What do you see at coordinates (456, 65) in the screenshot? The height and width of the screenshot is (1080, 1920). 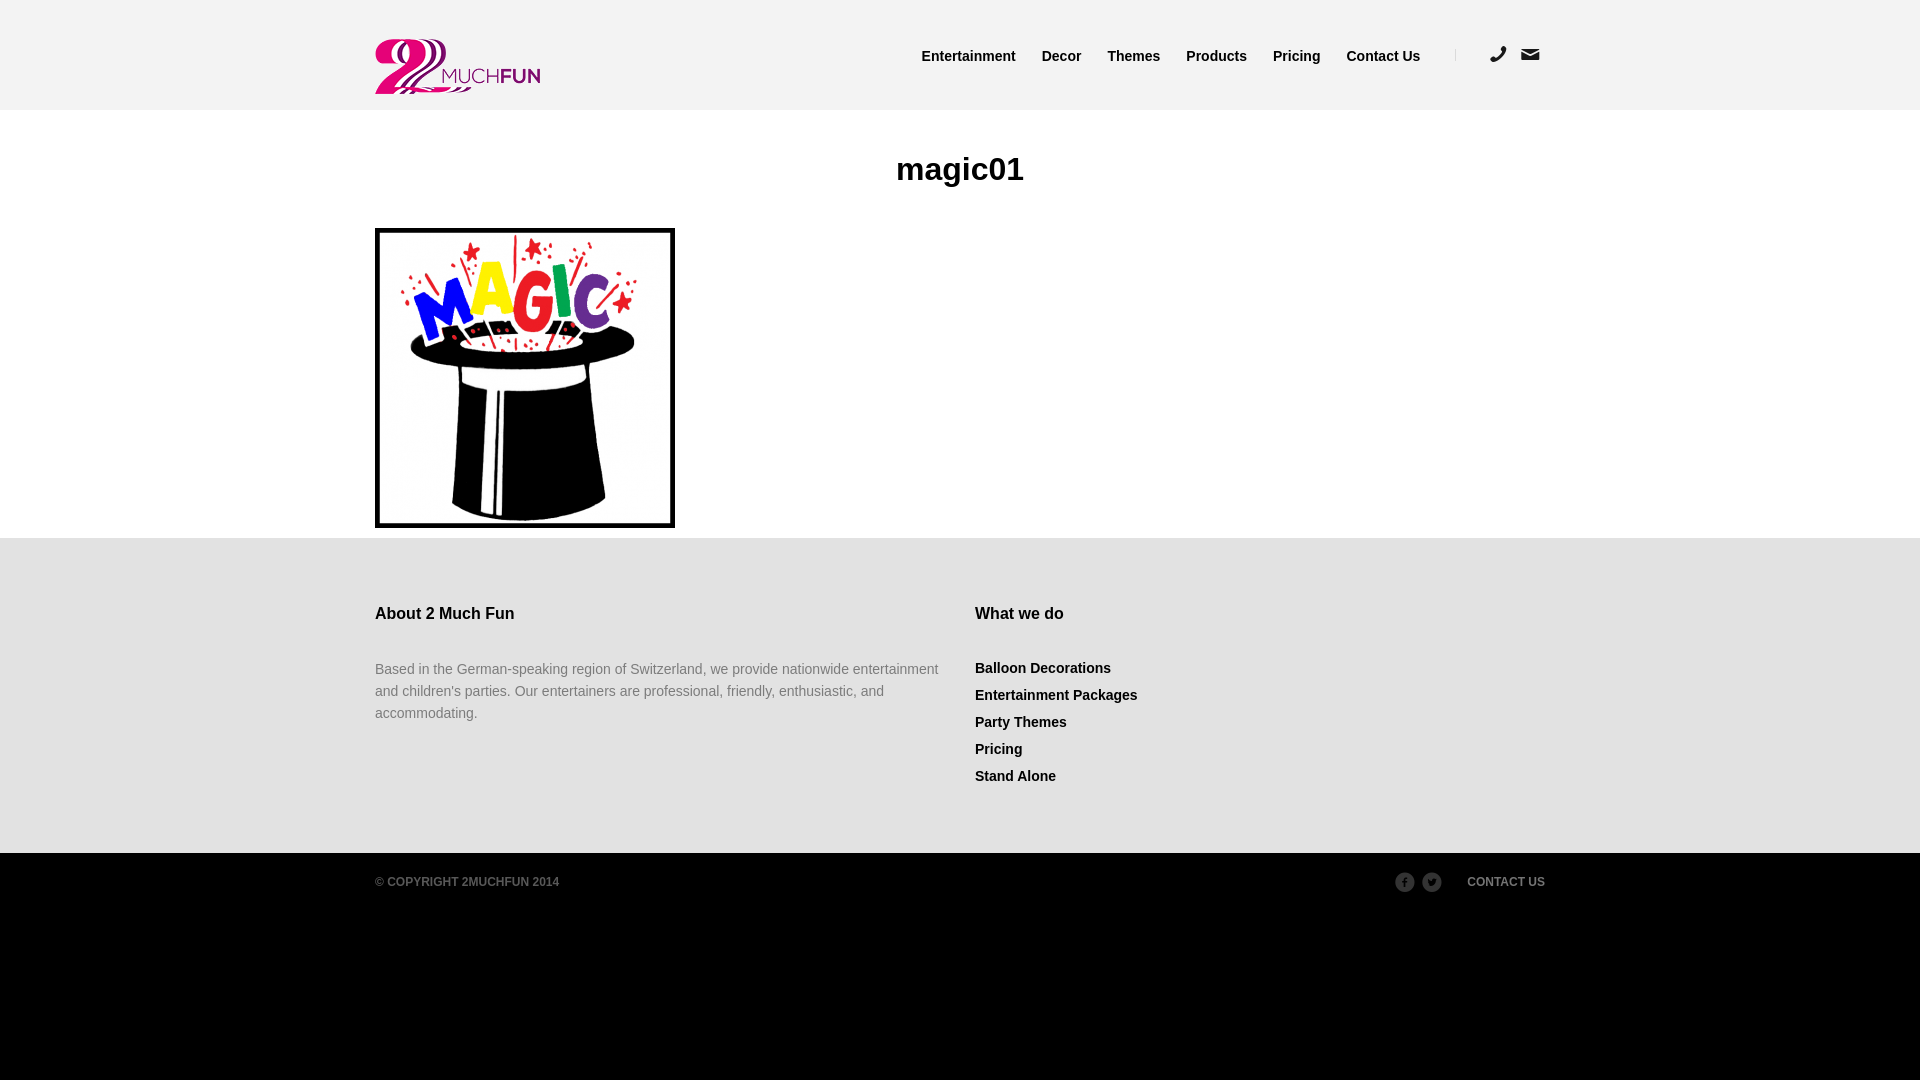 I see `'2MuchFun'` at bounding box center [456, 65].